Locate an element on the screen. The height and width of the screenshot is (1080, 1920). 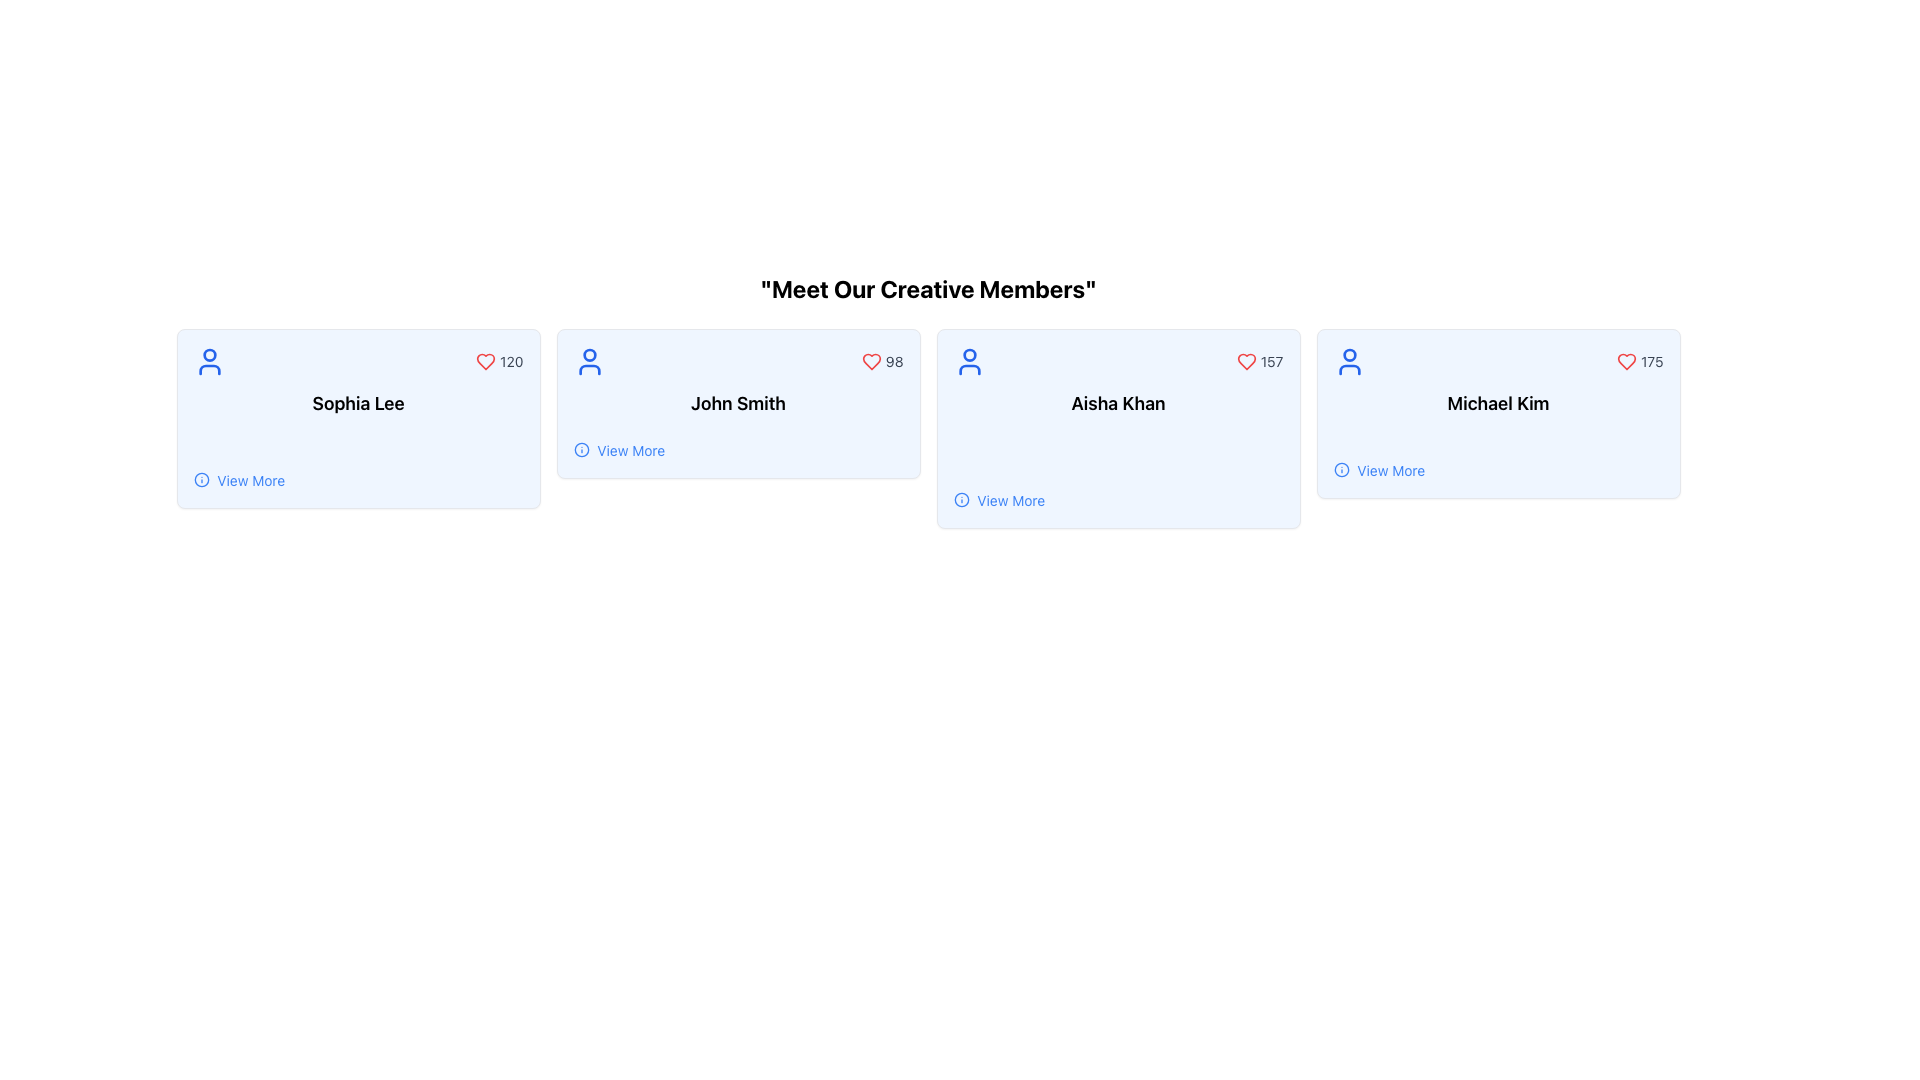
the user icon styled as an SVG graphic representing 'Aisha Khan' located at the top left corner of the card is located at coordinates (969, 362).